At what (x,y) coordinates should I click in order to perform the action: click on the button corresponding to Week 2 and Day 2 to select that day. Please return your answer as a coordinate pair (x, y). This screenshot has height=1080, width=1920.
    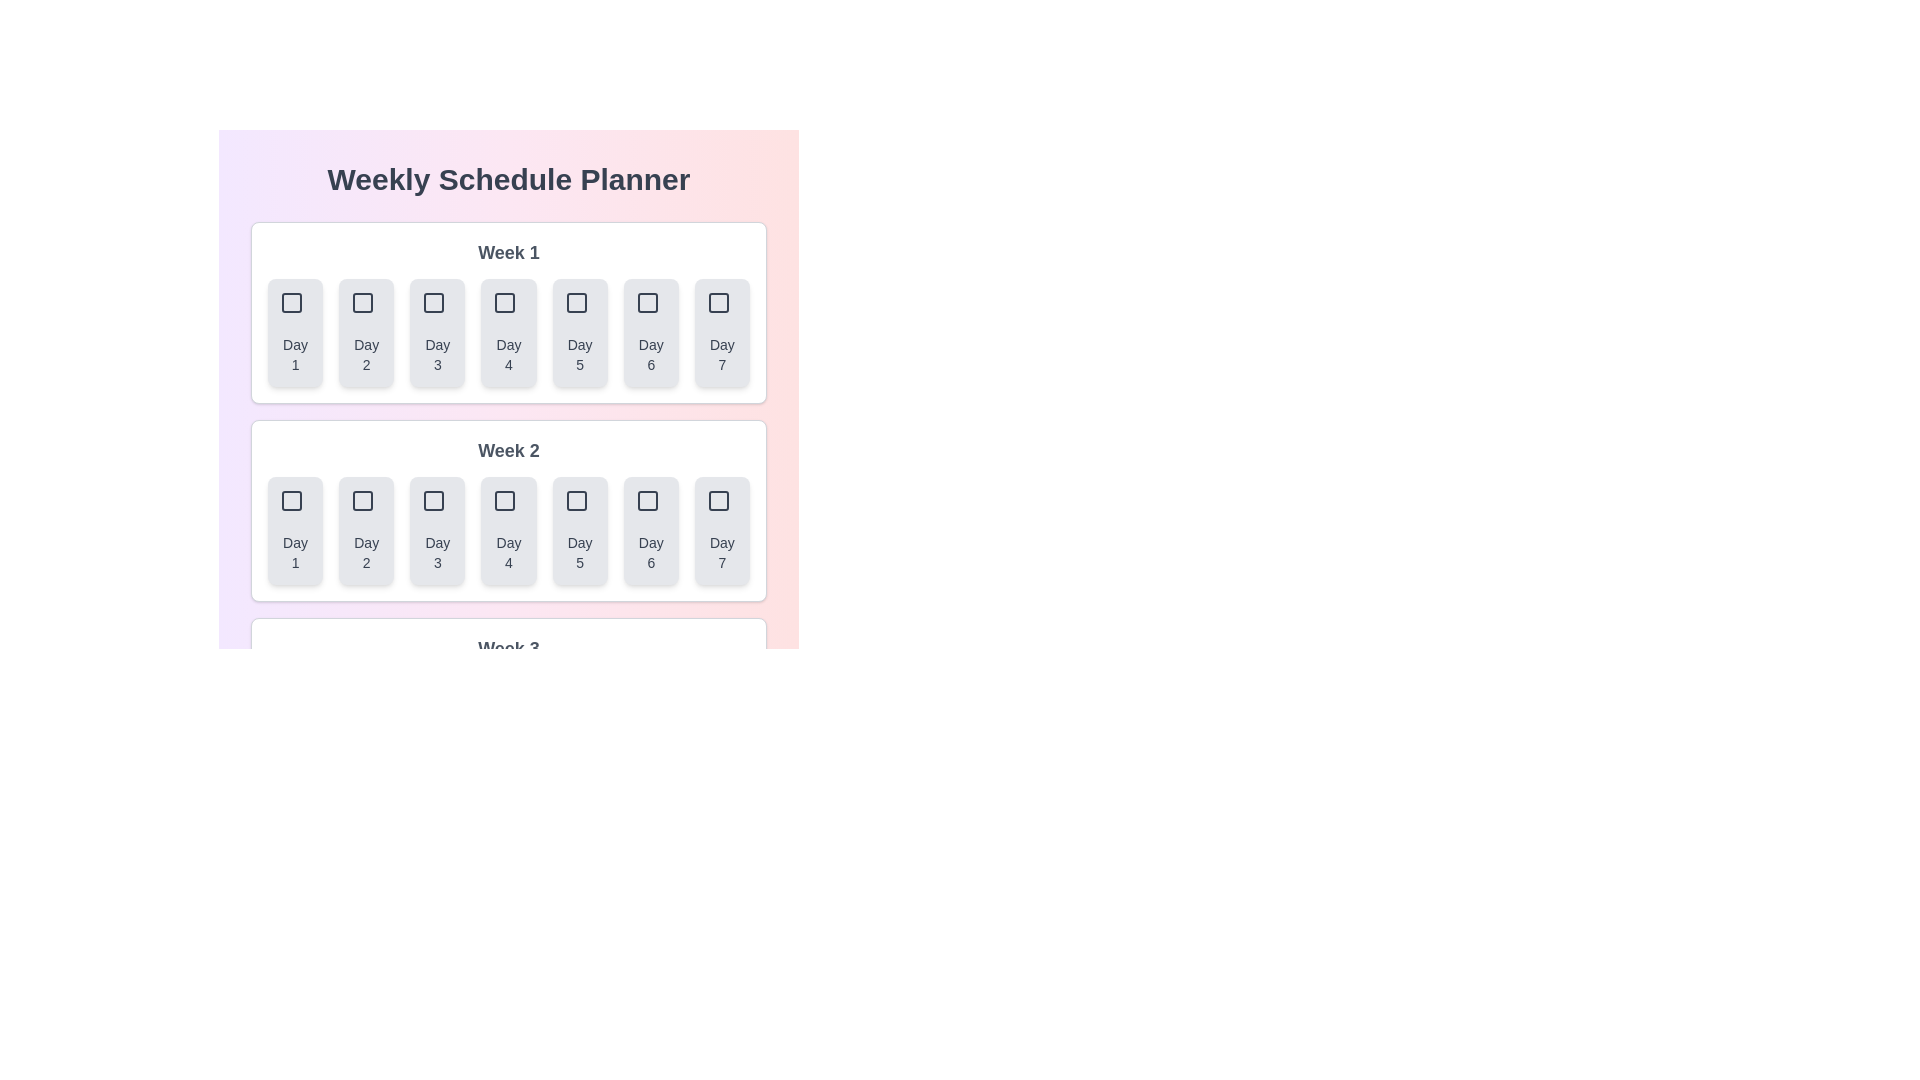
    Looking at the image, I should click on (366, 530).